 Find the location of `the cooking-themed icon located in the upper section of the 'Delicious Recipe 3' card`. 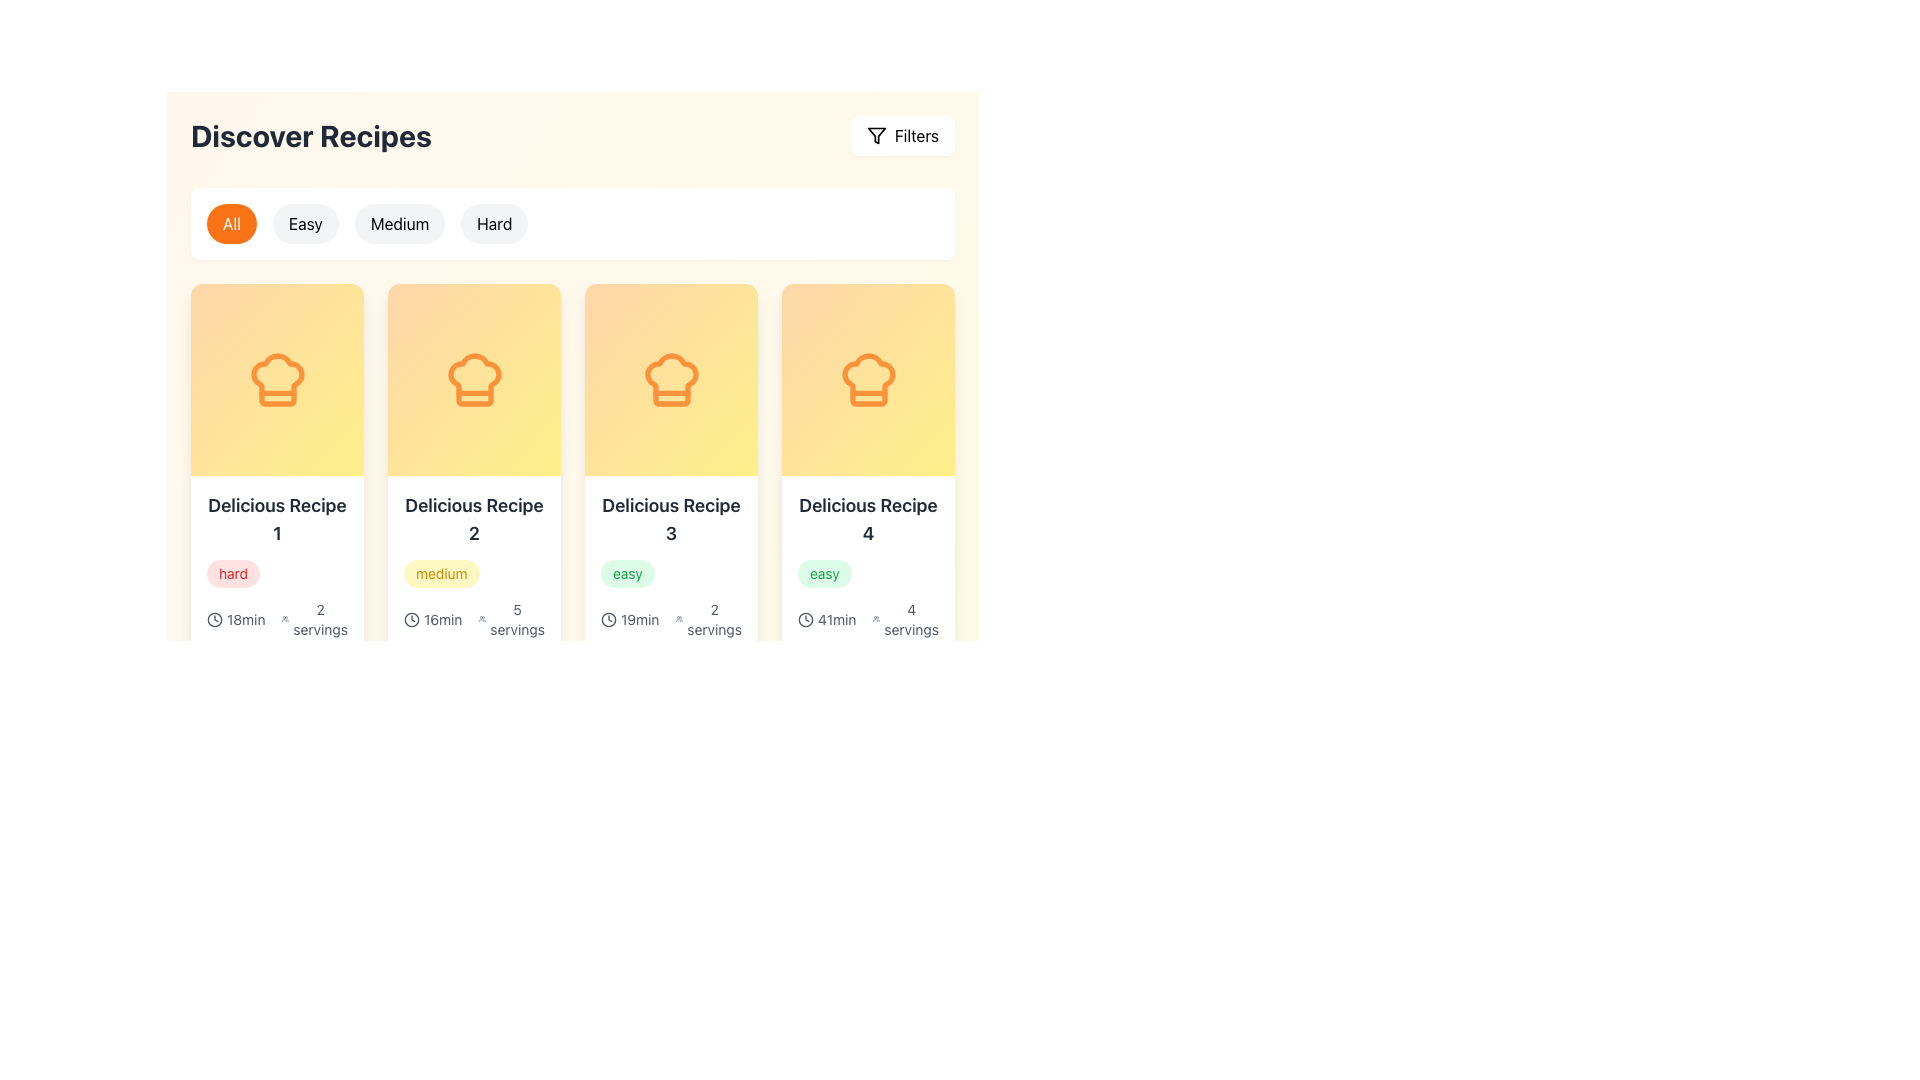

the cooking-themed icon located in the upper section of the 'Delicious Recipe 3' card is located at coordinates (671, 380).